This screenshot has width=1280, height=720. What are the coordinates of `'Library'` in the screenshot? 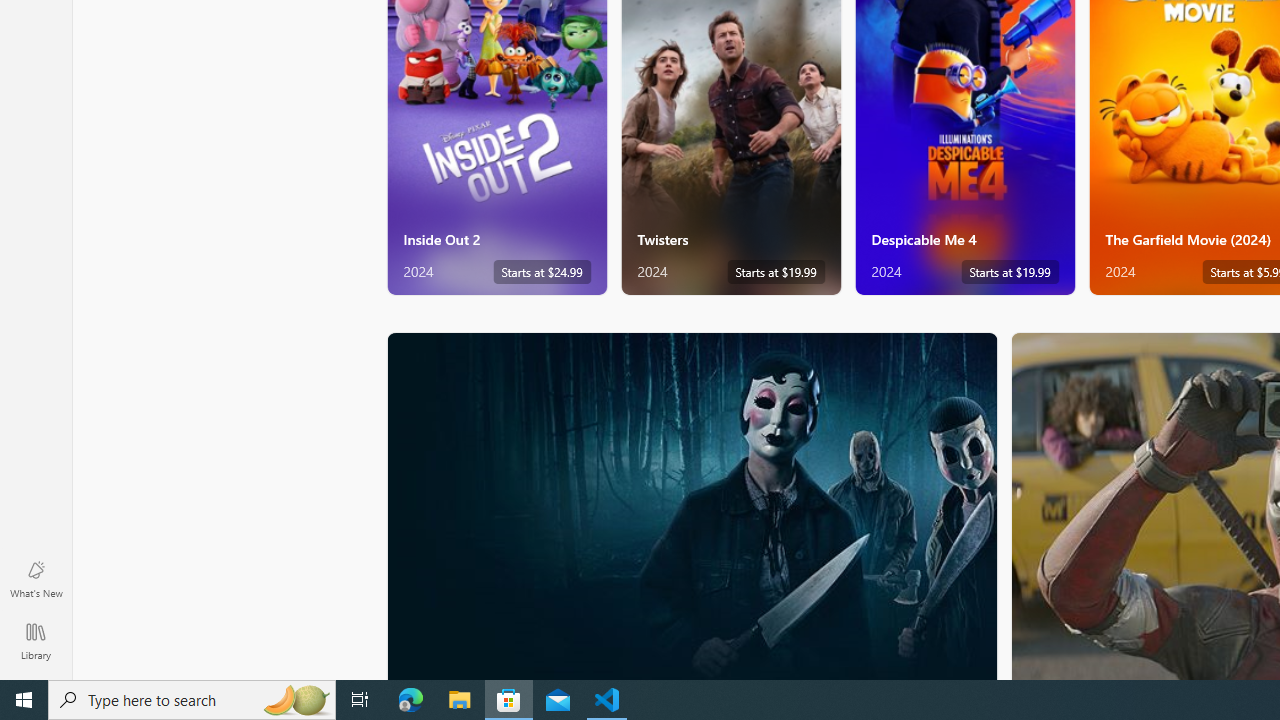 It's located at (35, 640).